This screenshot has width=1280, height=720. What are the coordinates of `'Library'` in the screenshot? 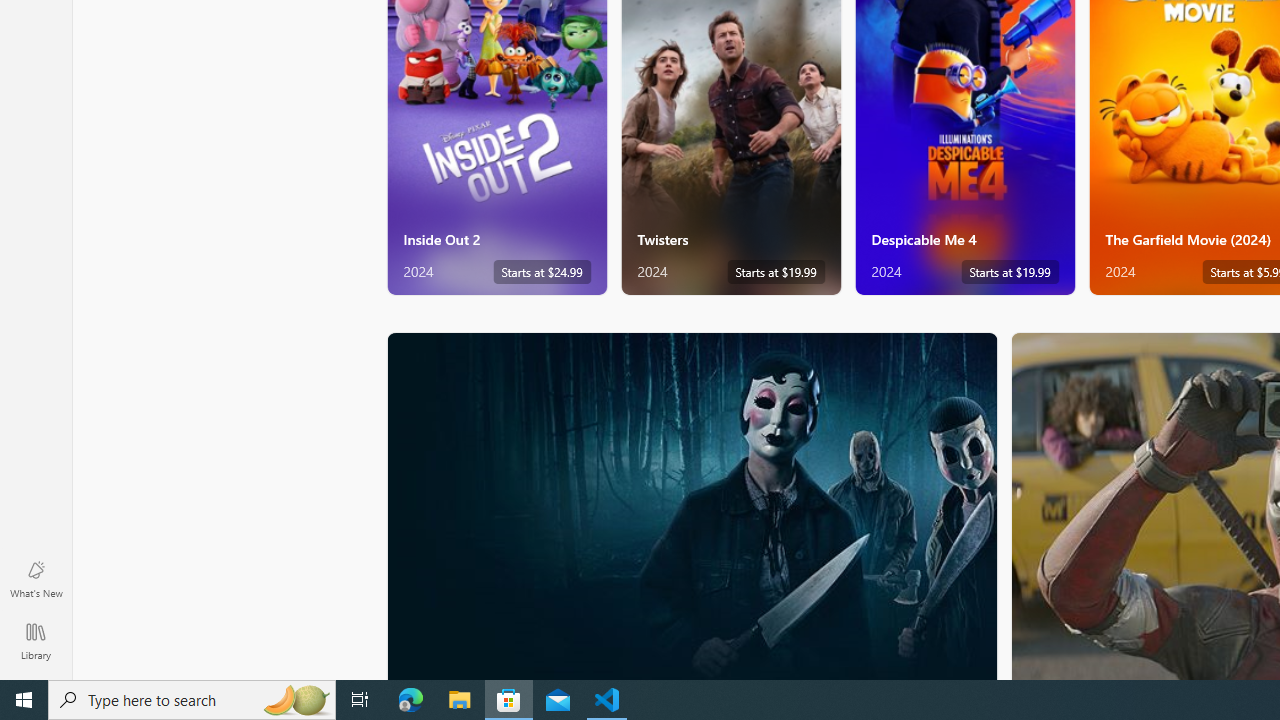 It's located at (35, 640).